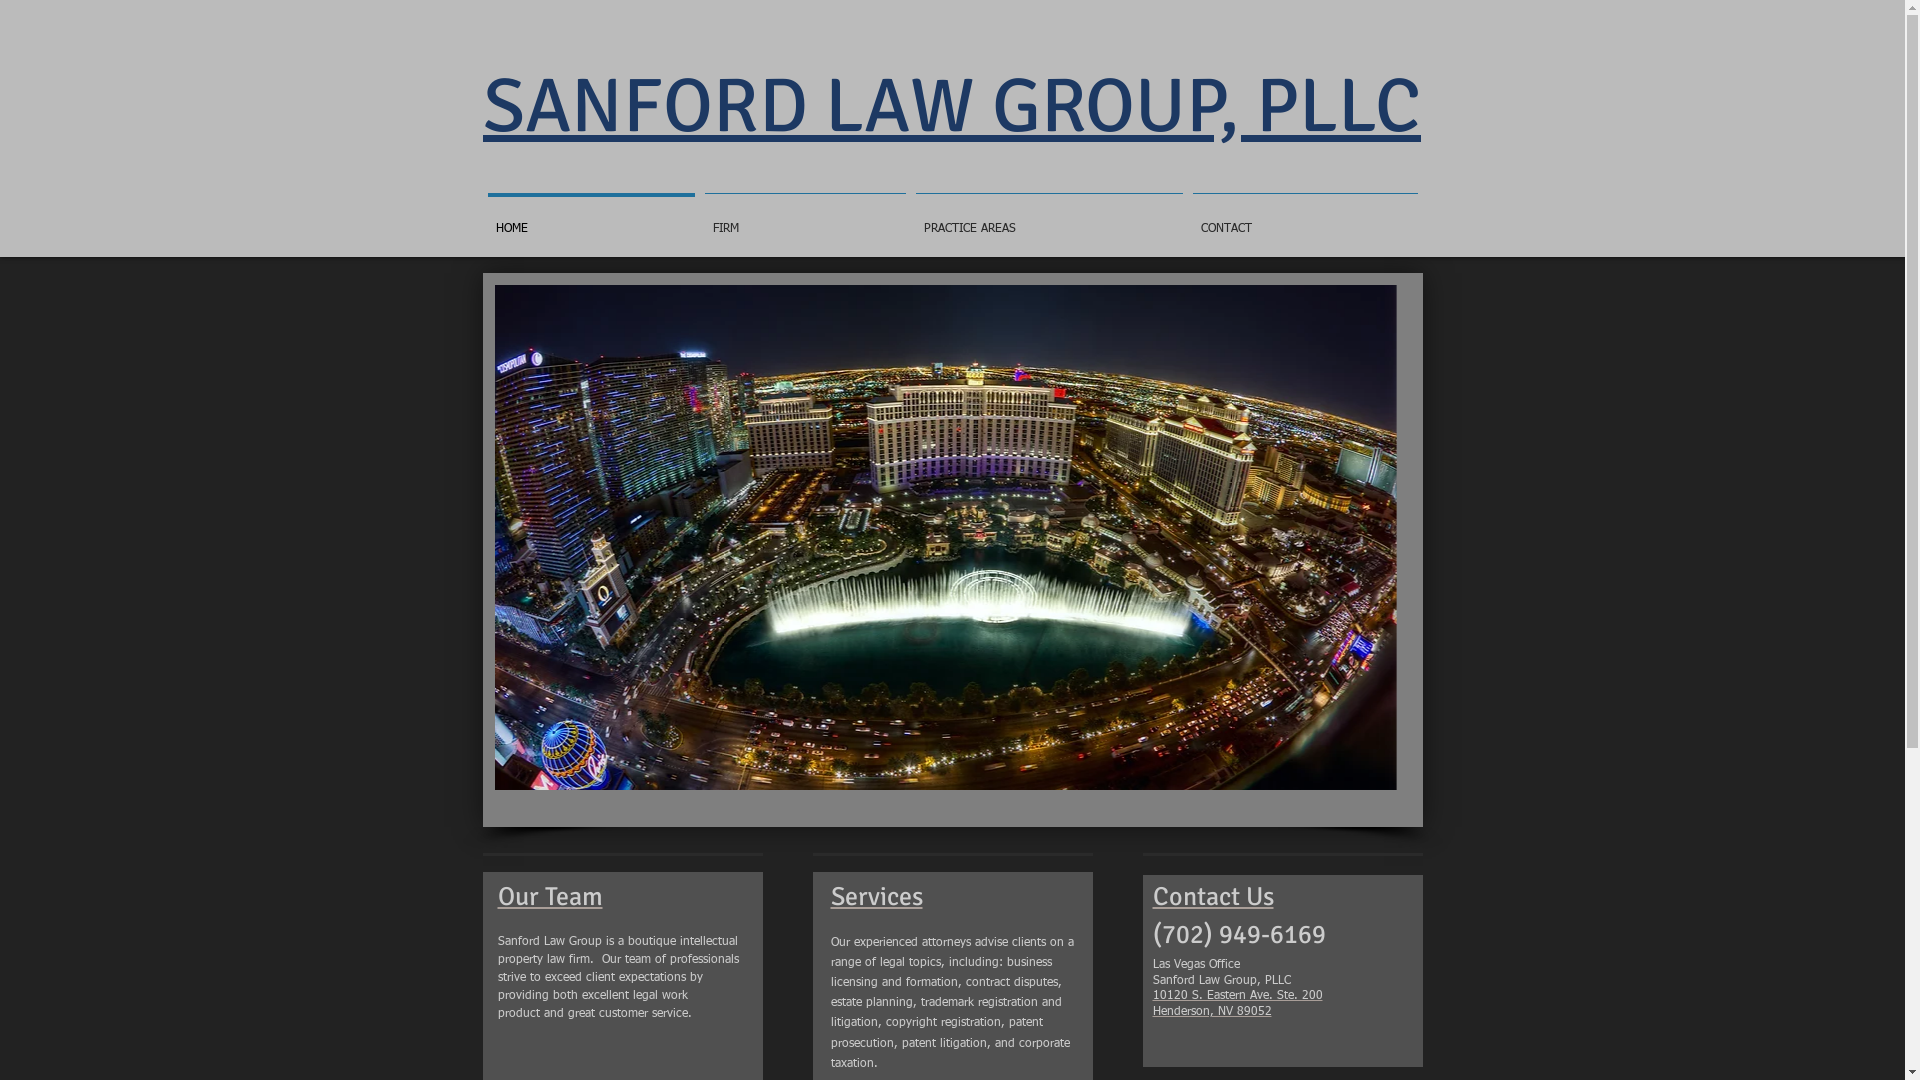  I want to click on '10120 S. Eastern Ave. Ste. 200', so click(1236, 970).